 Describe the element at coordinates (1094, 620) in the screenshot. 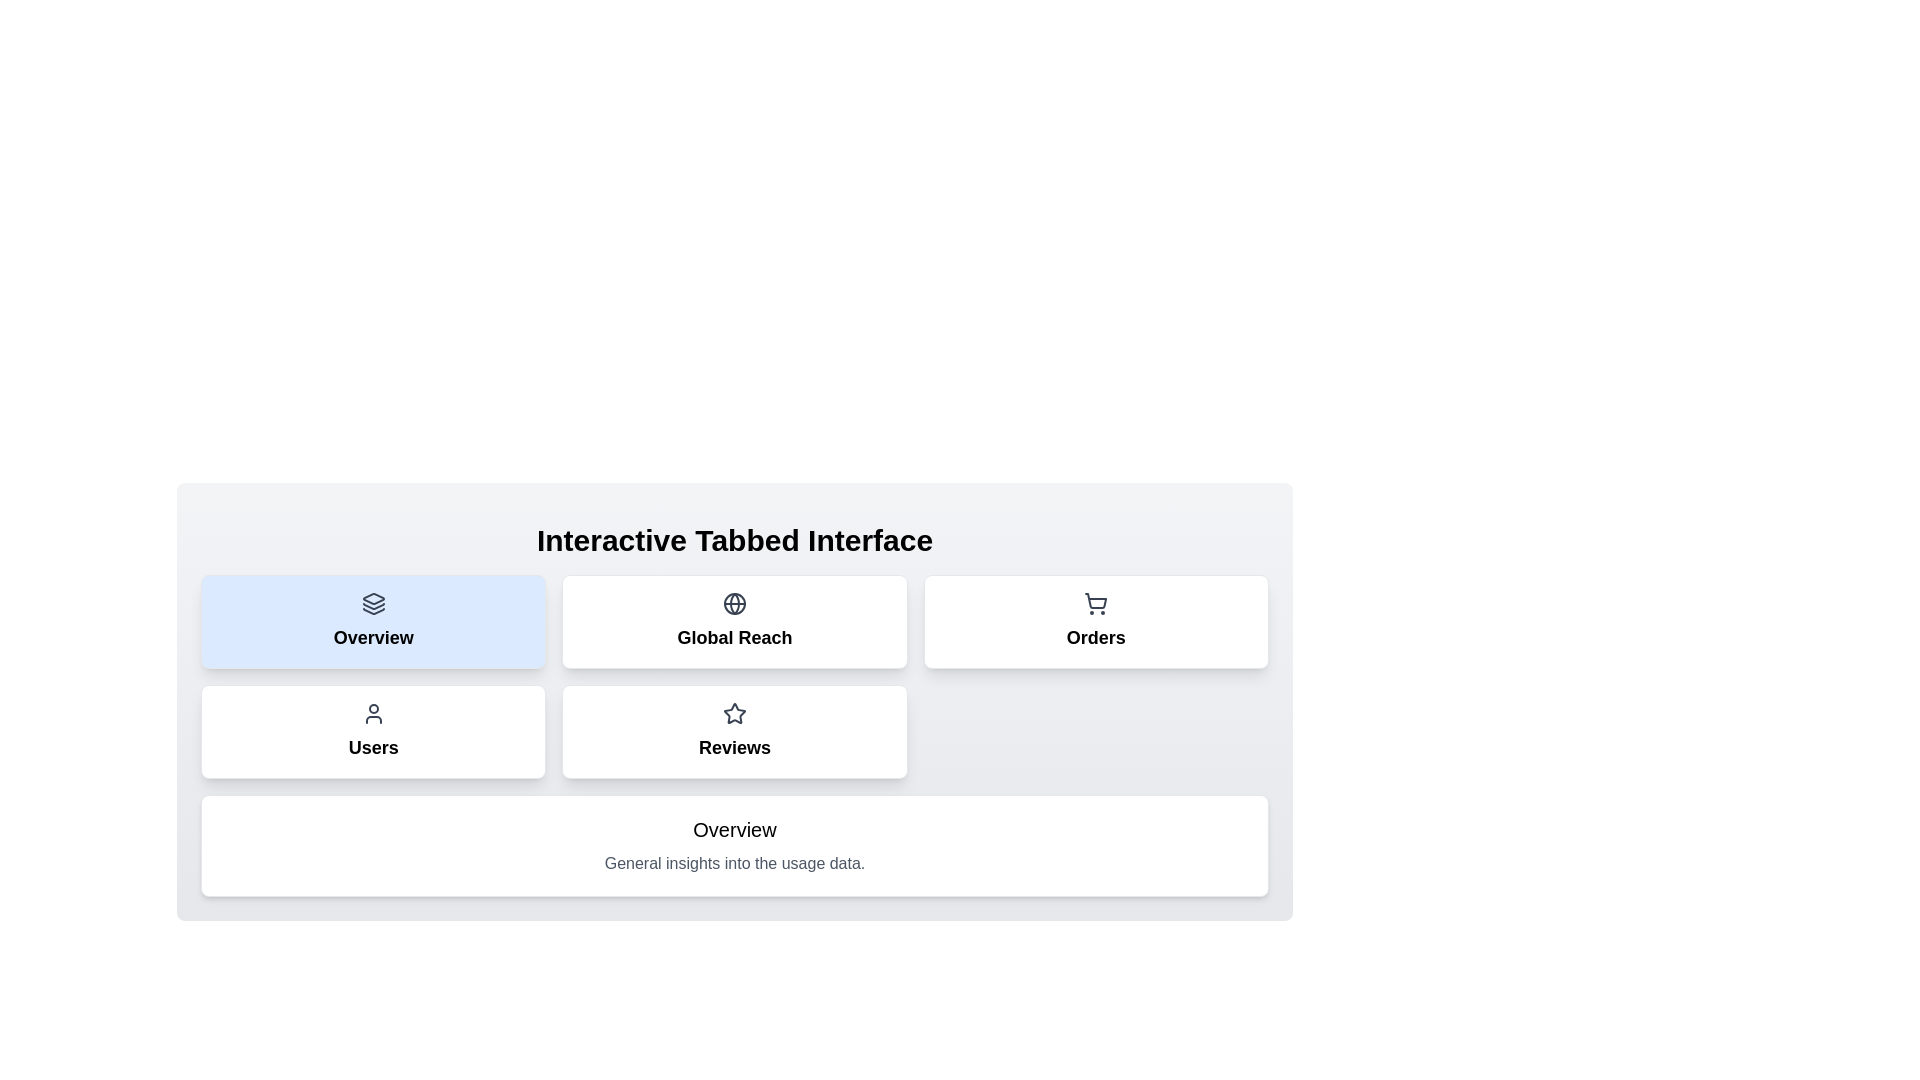

I see `the 'Orders' button to activate the Orders tab` at that location.